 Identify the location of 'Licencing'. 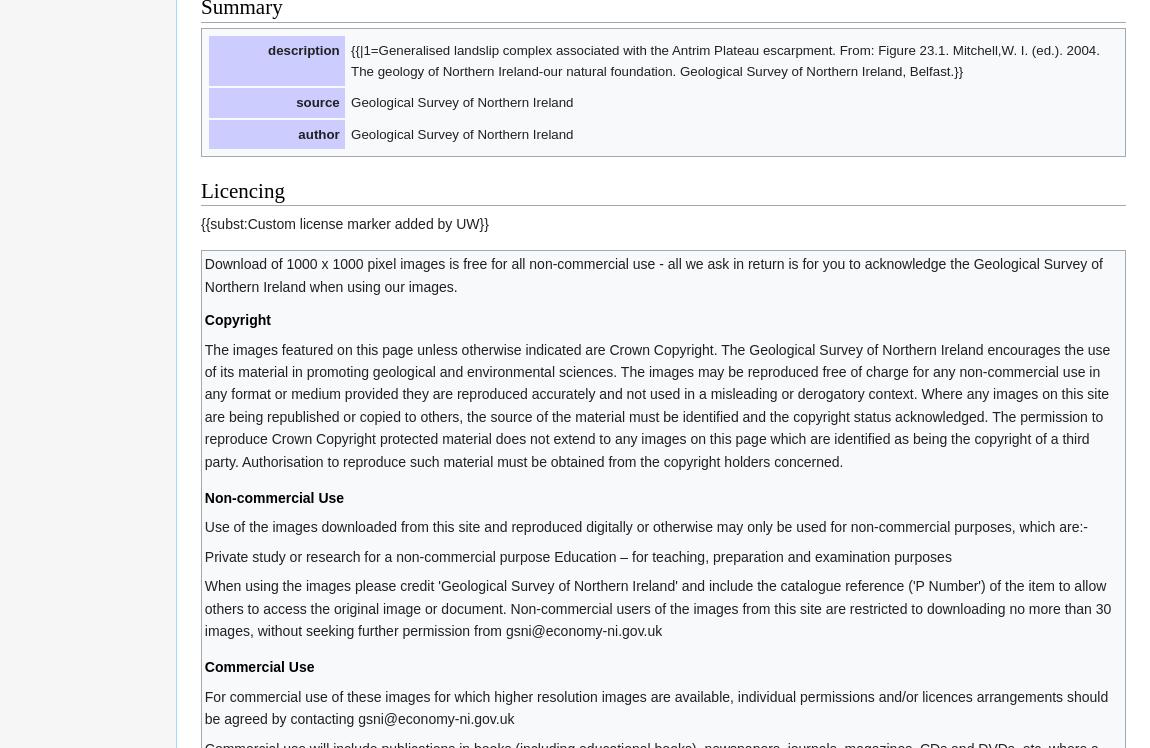
(241, 189).